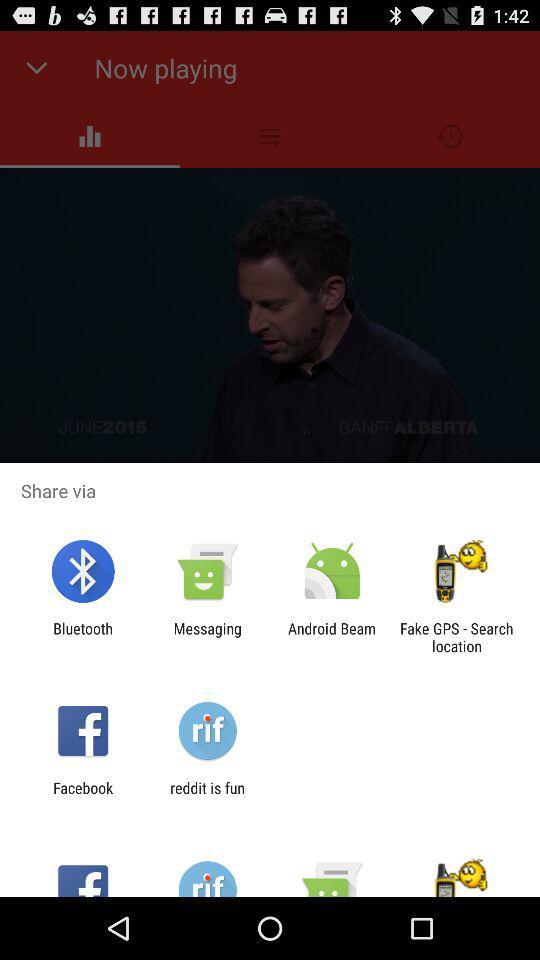 The height and width of the screenshot is (960, 540). I want to click on the item next to the messaging item, so click(332, 636).